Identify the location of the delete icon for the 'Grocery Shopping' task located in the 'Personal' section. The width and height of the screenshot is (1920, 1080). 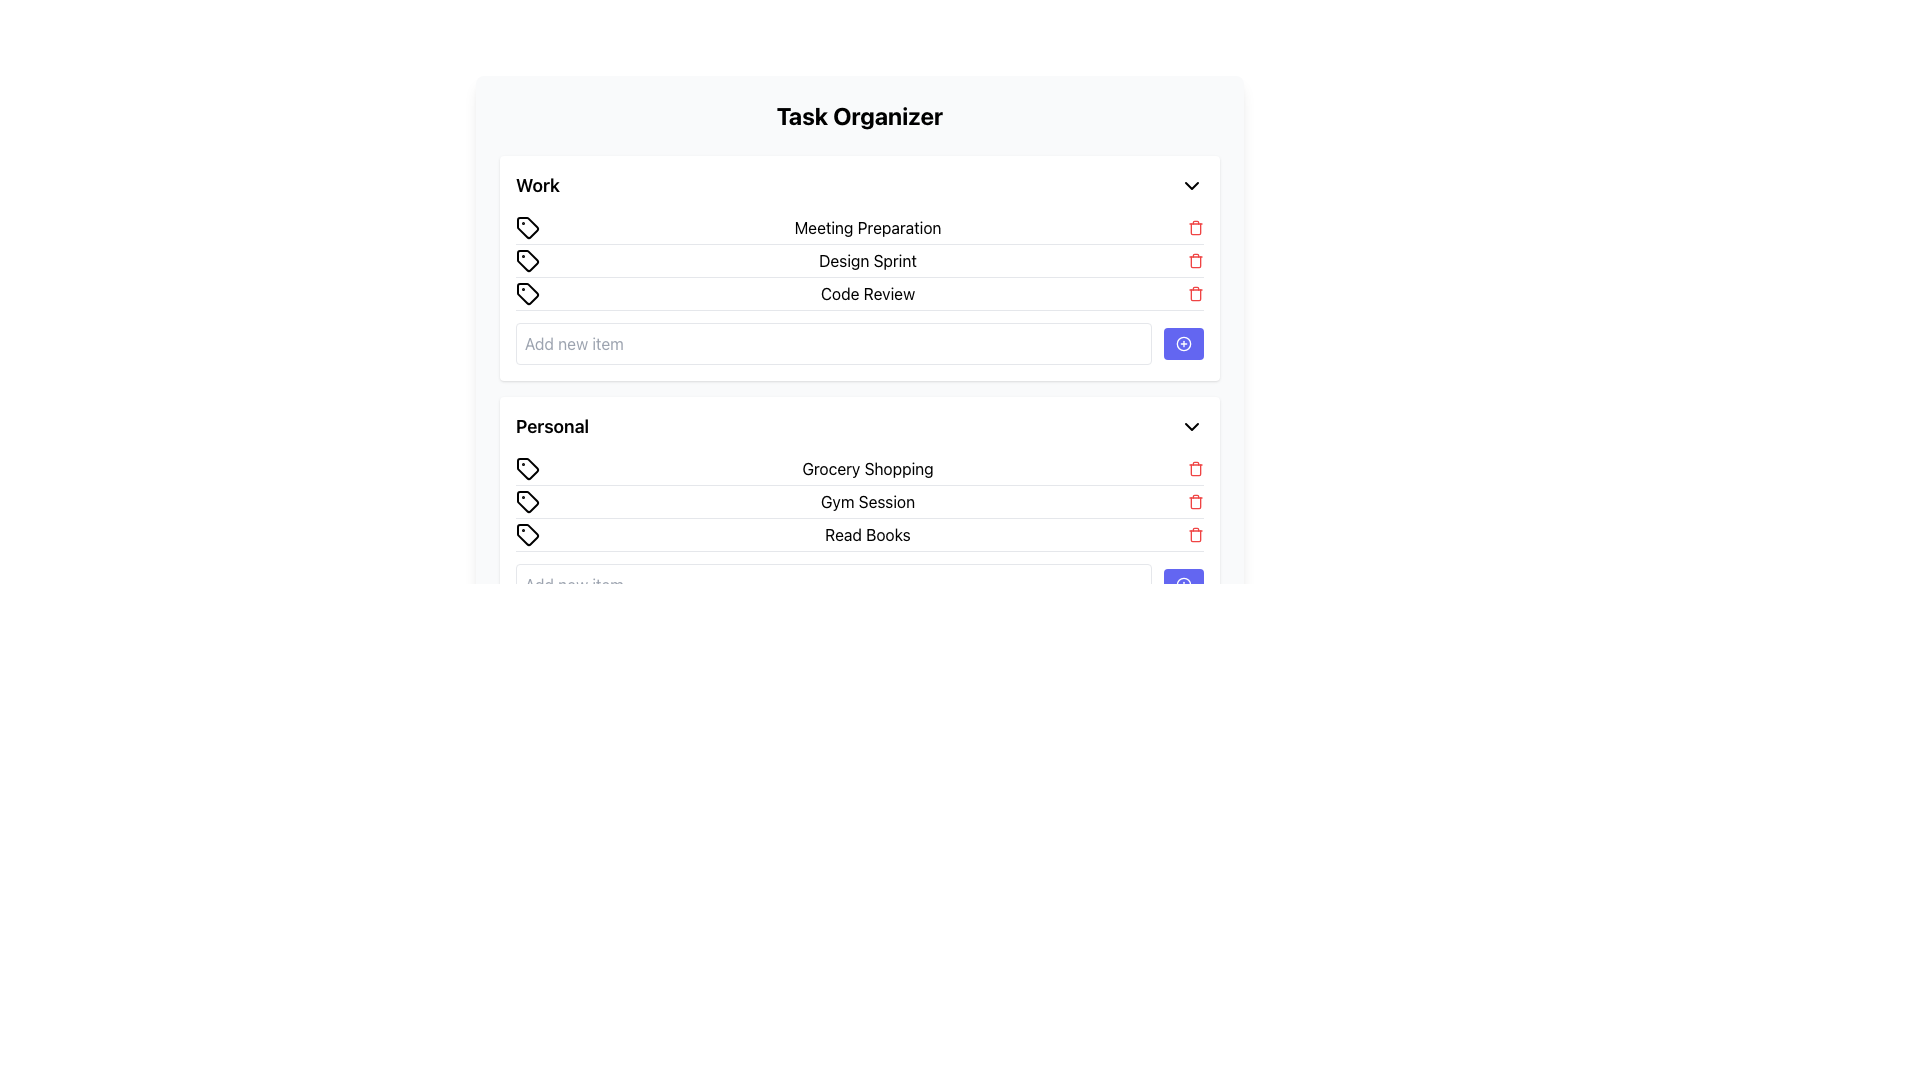
(1195, 469).